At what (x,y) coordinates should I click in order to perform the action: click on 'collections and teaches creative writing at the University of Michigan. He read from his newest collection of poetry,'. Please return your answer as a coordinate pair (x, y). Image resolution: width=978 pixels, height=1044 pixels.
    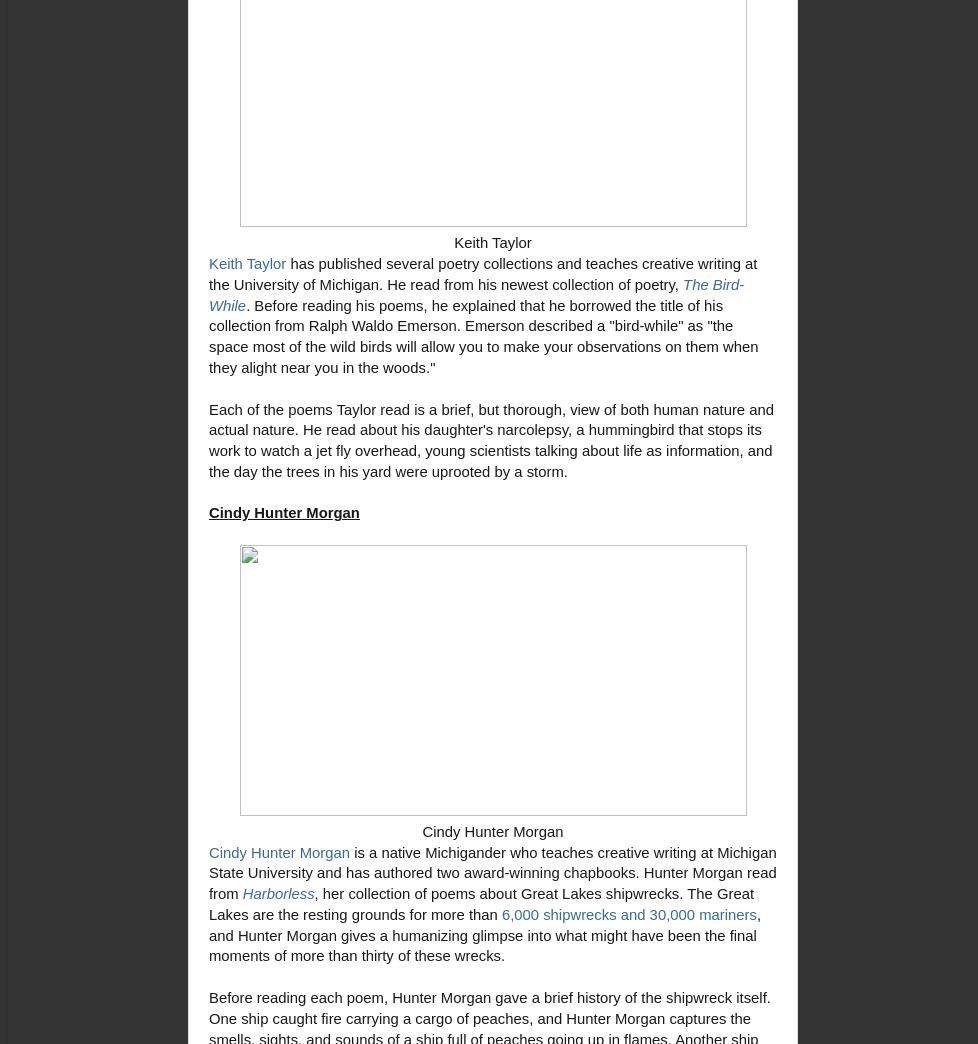
    Looking at the image, I should click on (482, 273).